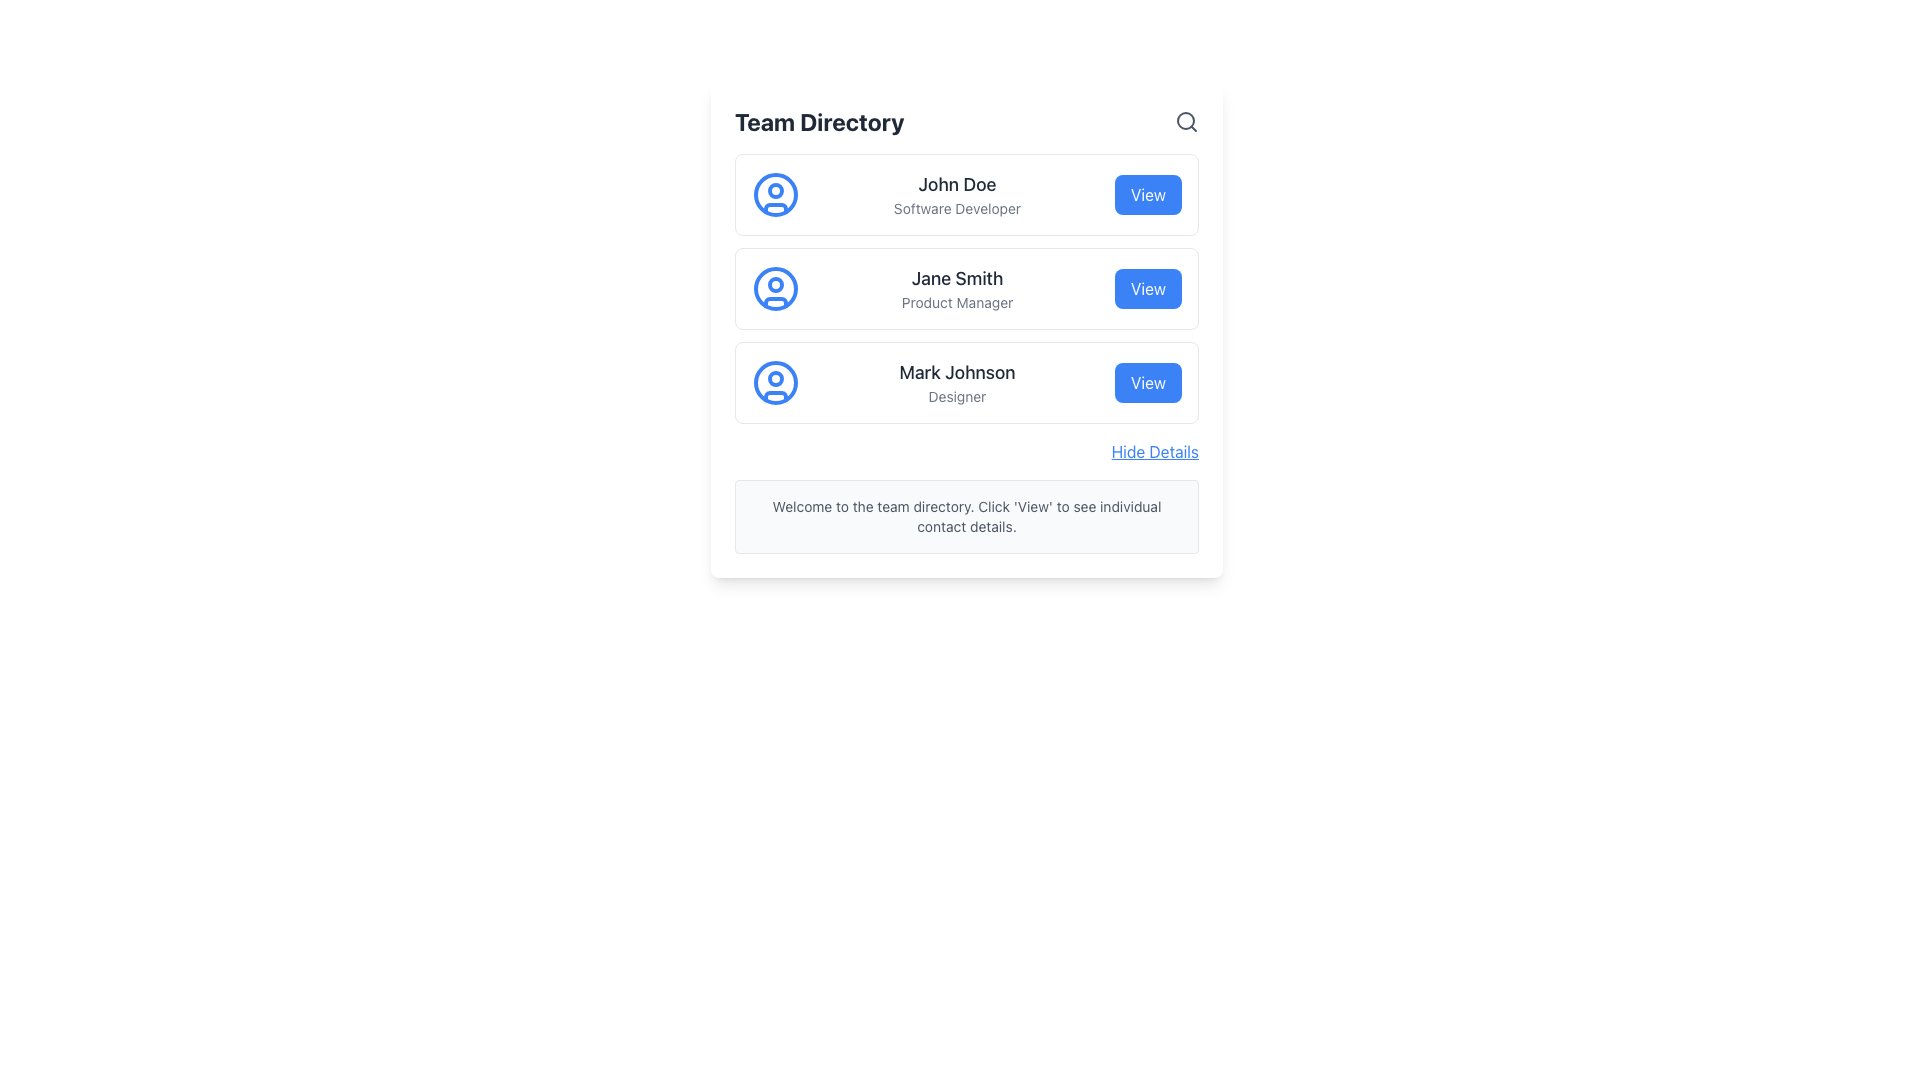  Describe the element at coordinates (775, 191) in the screenshot. I see `the small circular SVG element within the profile avatar of the topmost user in the team directory, which has a blue outline` at that location.